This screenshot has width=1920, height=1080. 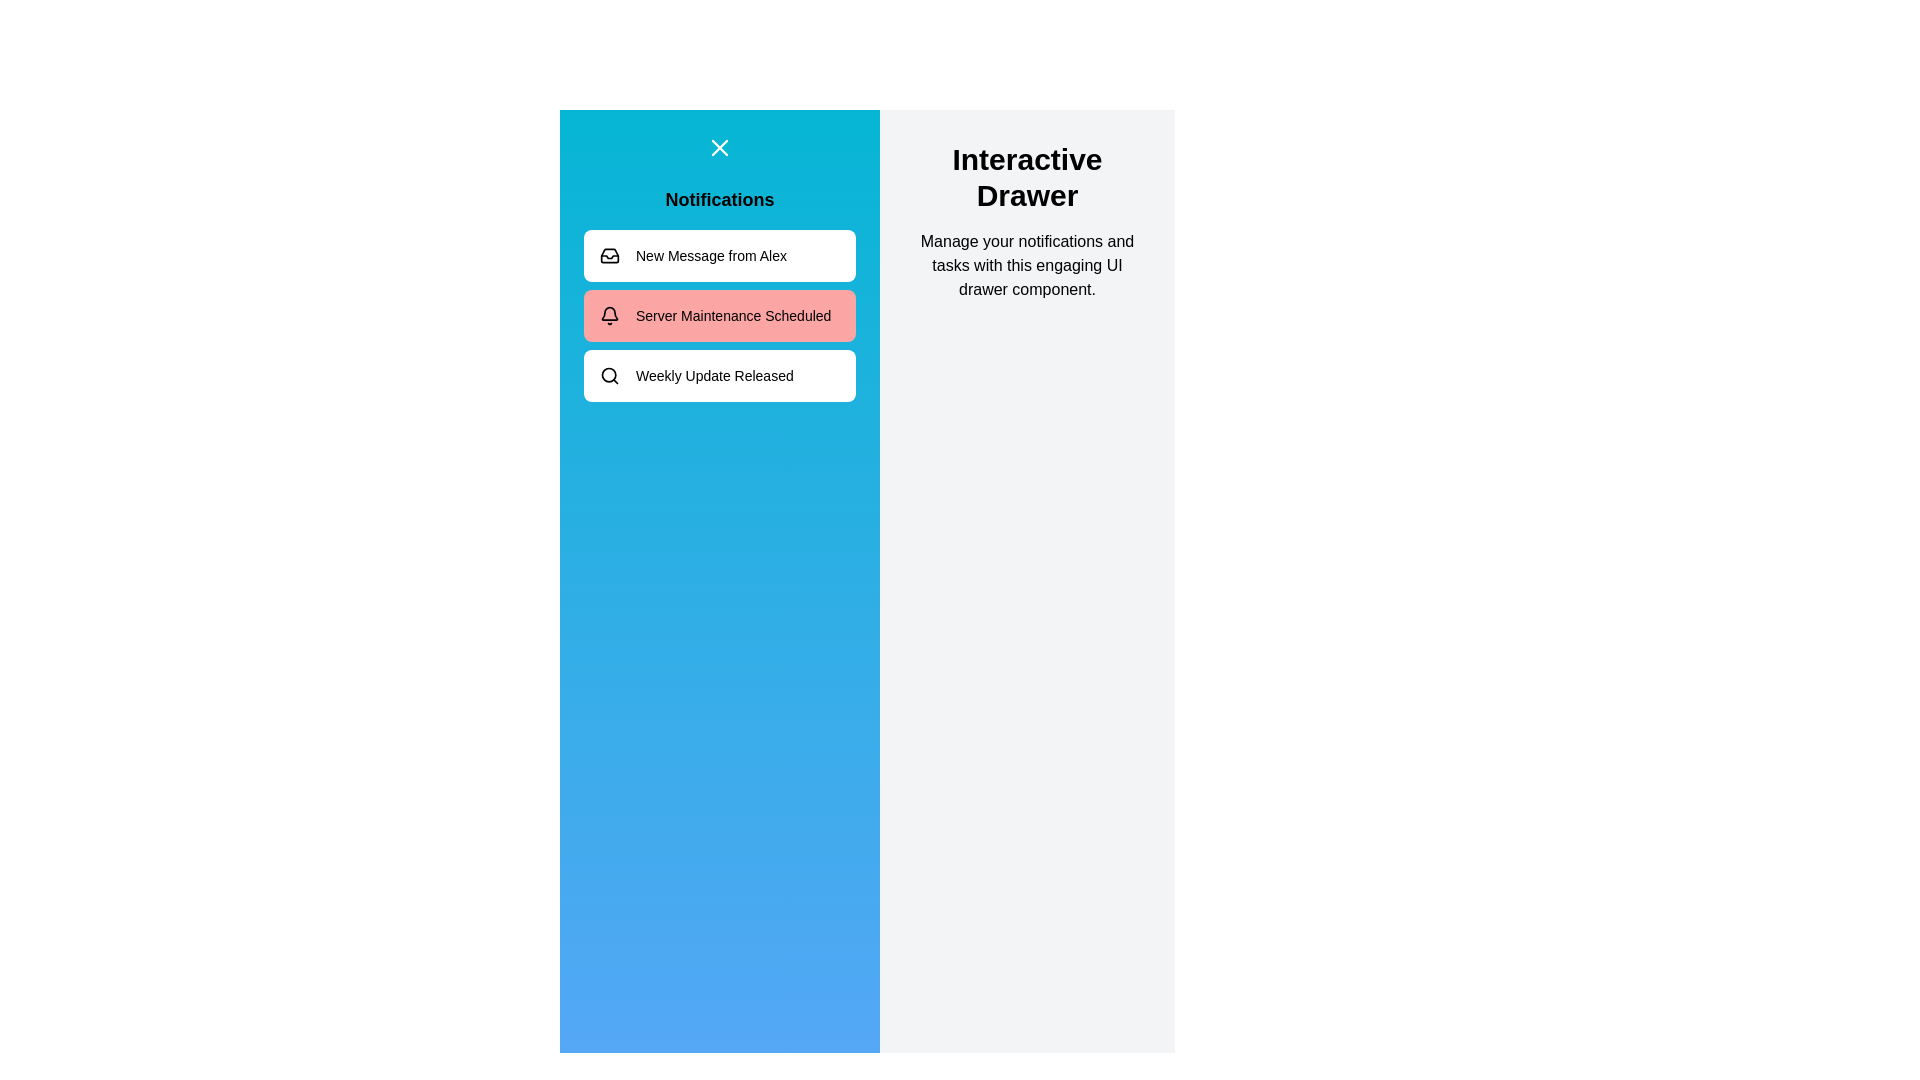 What do you see at coordinates (720, 254) in the screenshot?
I see `the notification labeled 'New Message from Alex'` at bounding box center [720, 254].